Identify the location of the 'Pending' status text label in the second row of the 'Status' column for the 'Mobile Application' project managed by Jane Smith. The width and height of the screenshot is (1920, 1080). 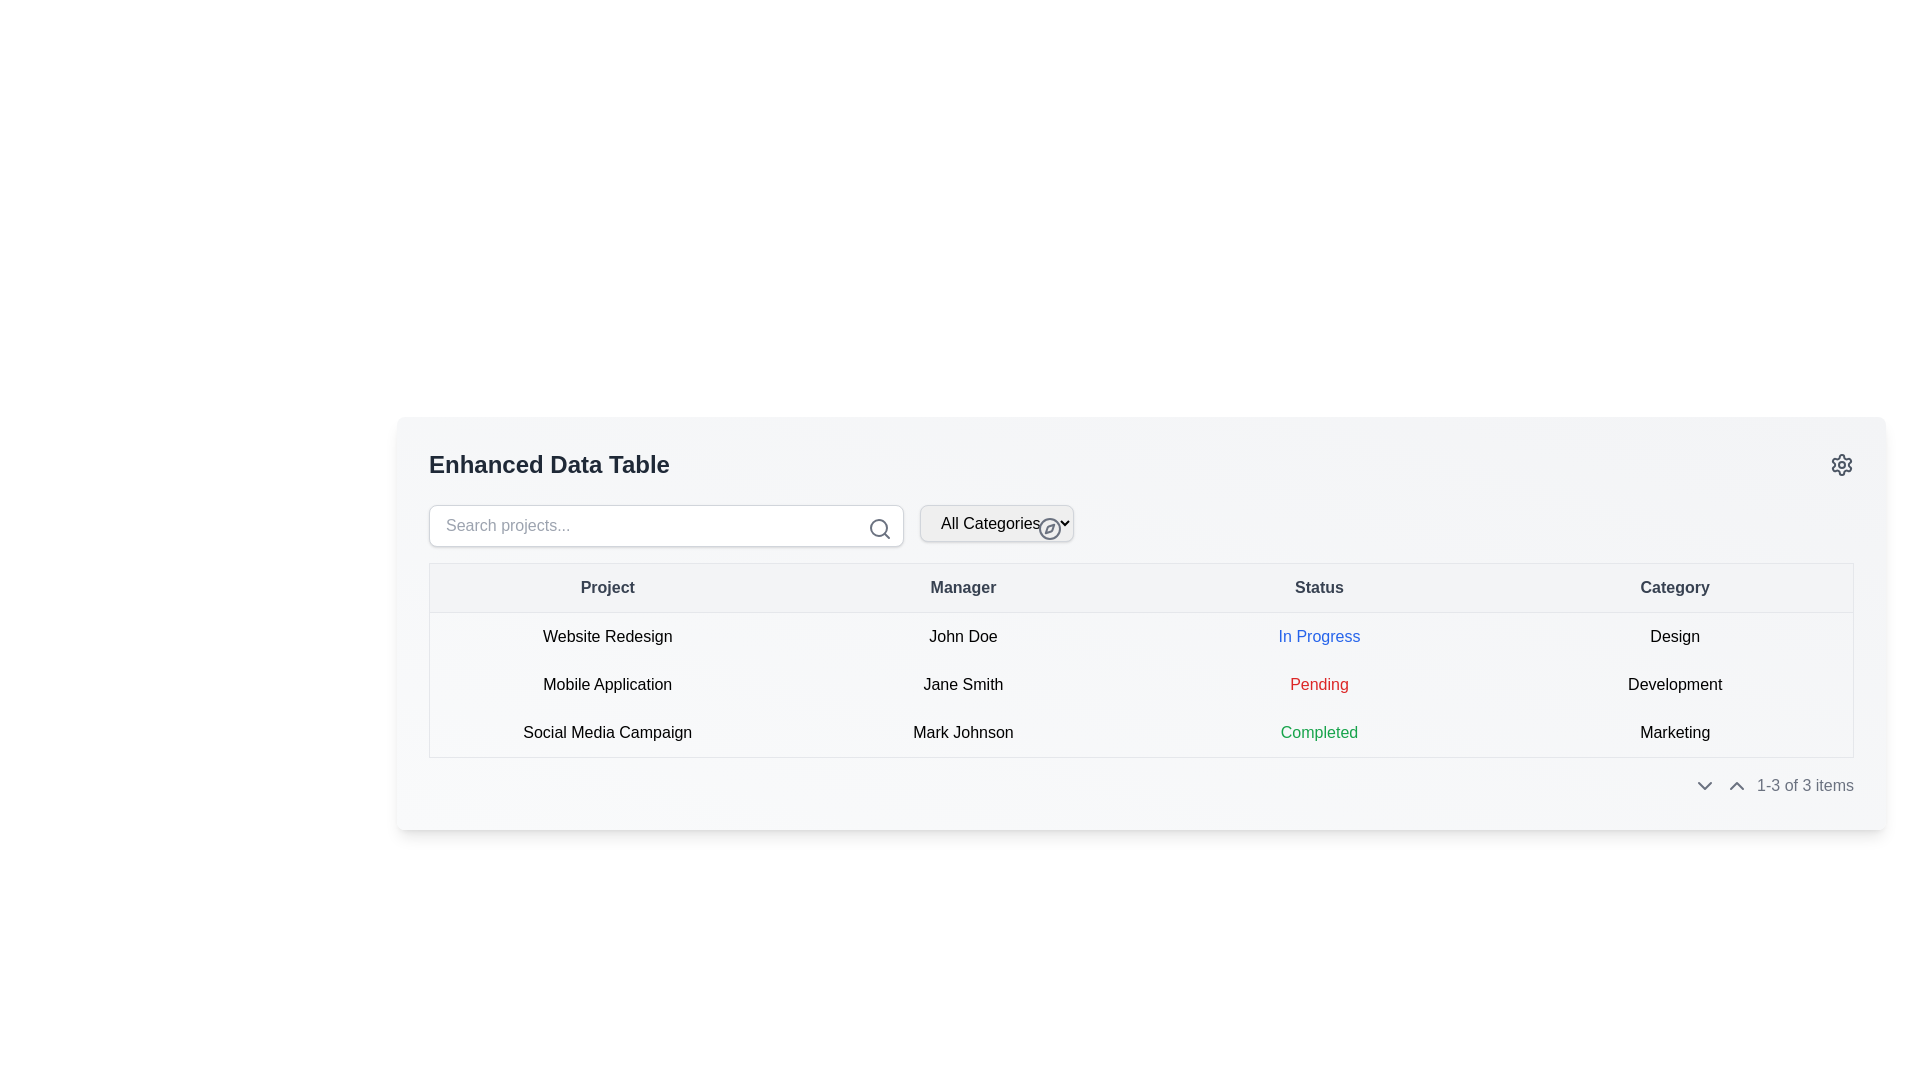
(1319, 683).